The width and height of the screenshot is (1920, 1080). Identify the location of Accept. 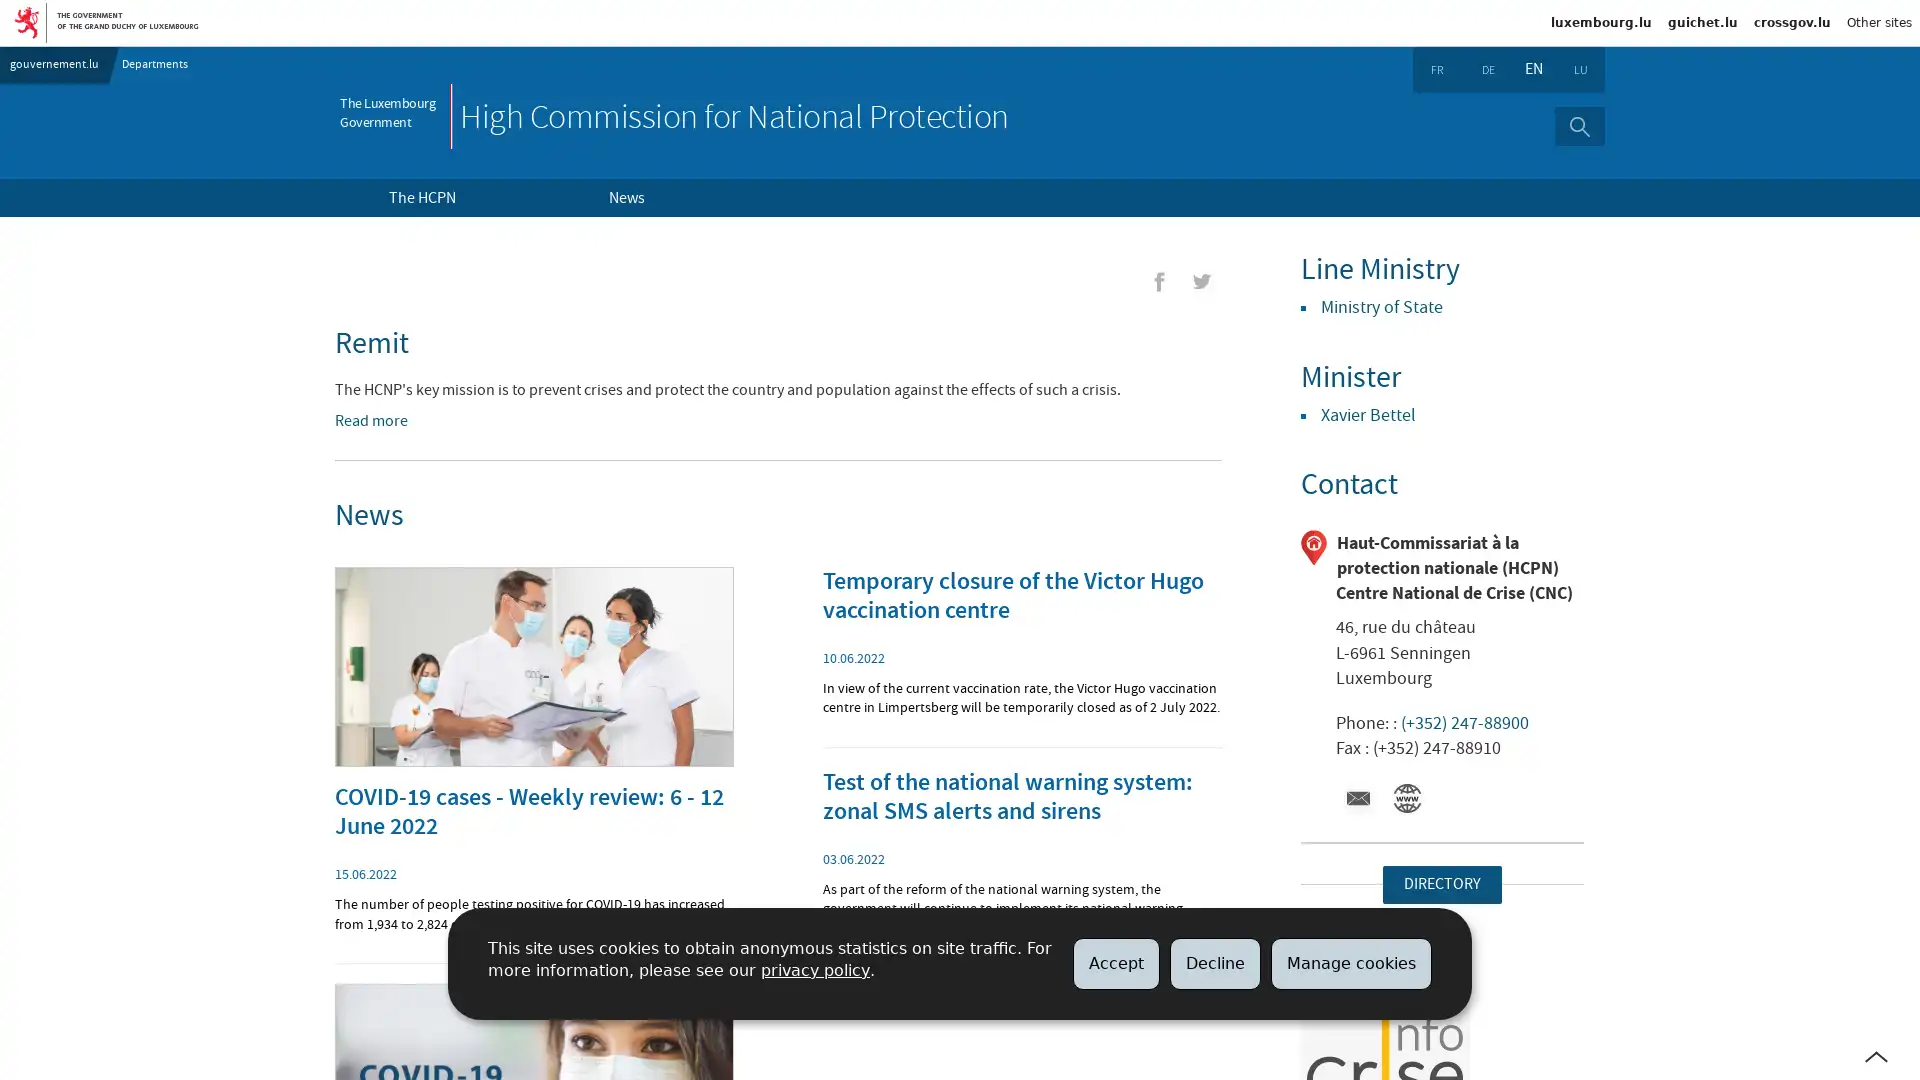
(1115, 963).